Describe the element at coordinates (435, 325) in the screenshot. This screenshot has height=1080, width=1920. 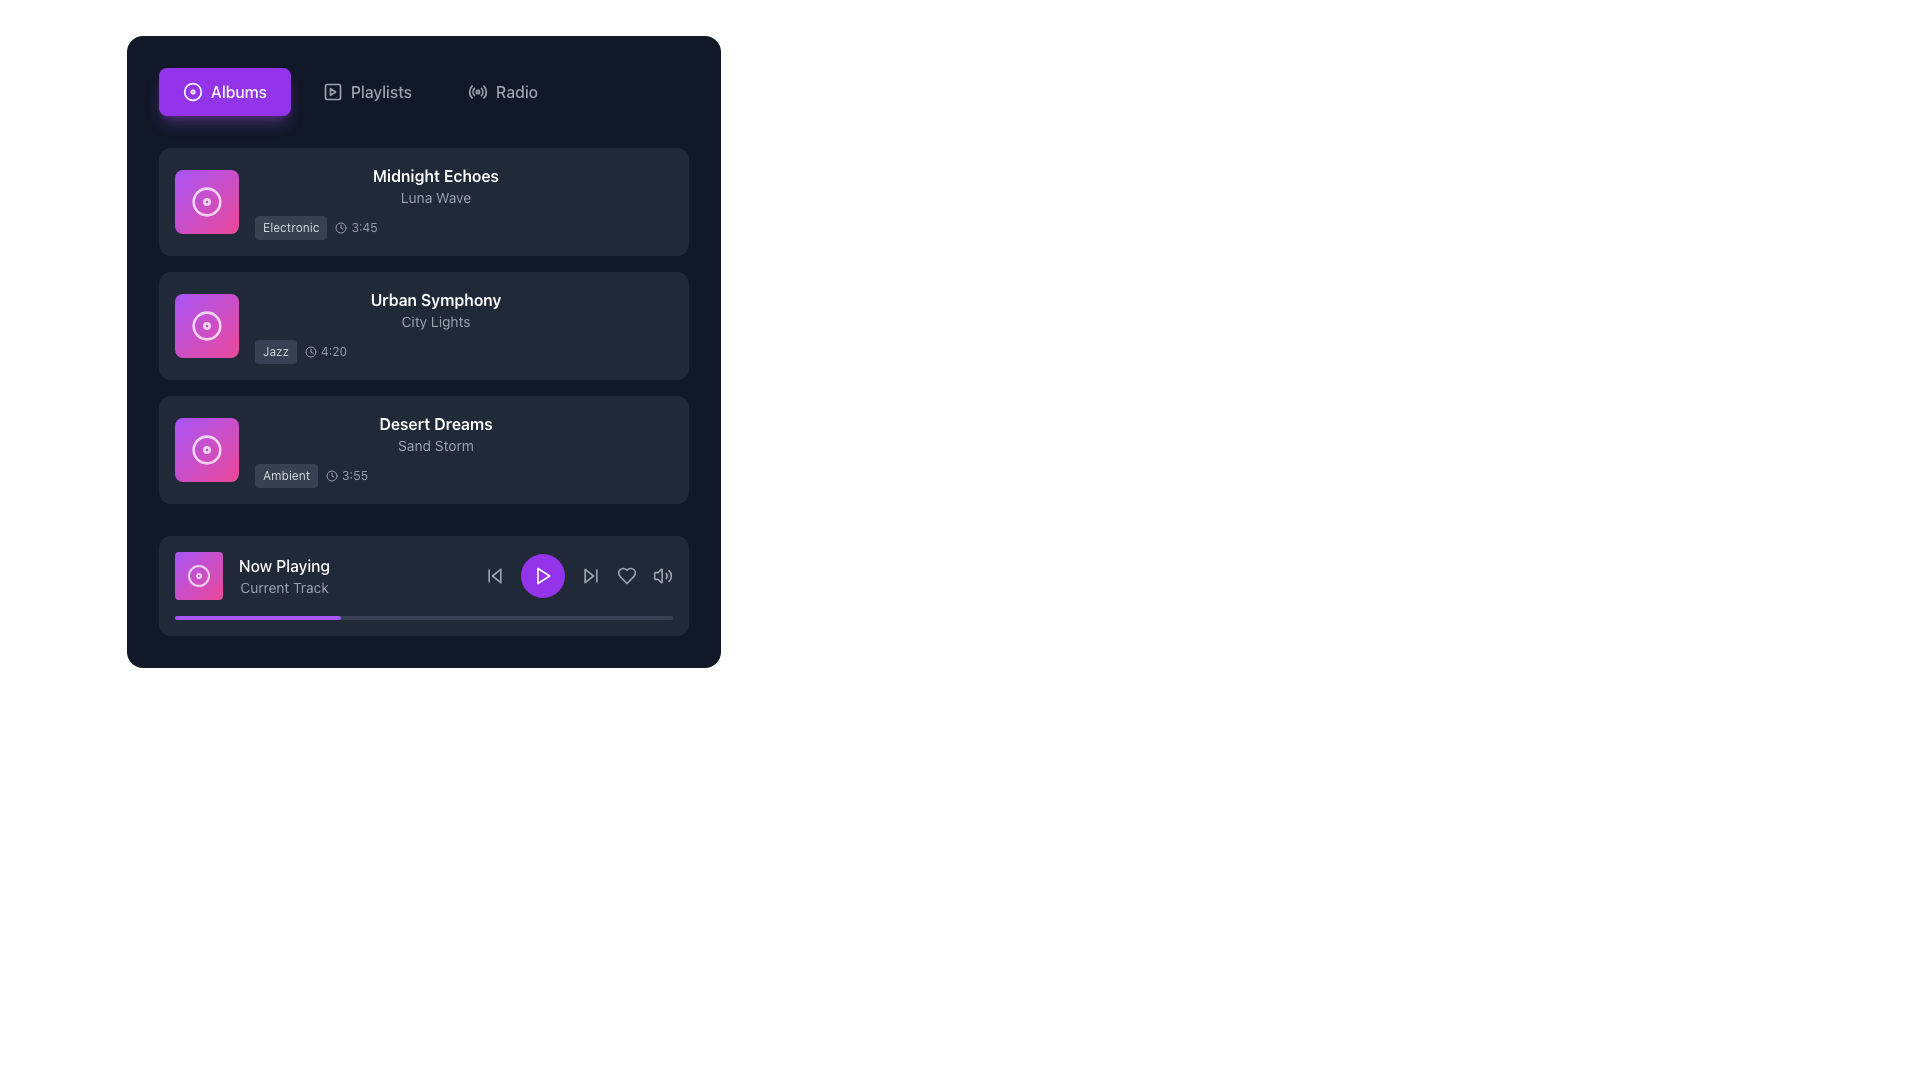
I see `the Information display panel that shows details about the music track, located between 'Midnight Echoes' and 'Desert Dreams'` at that location.